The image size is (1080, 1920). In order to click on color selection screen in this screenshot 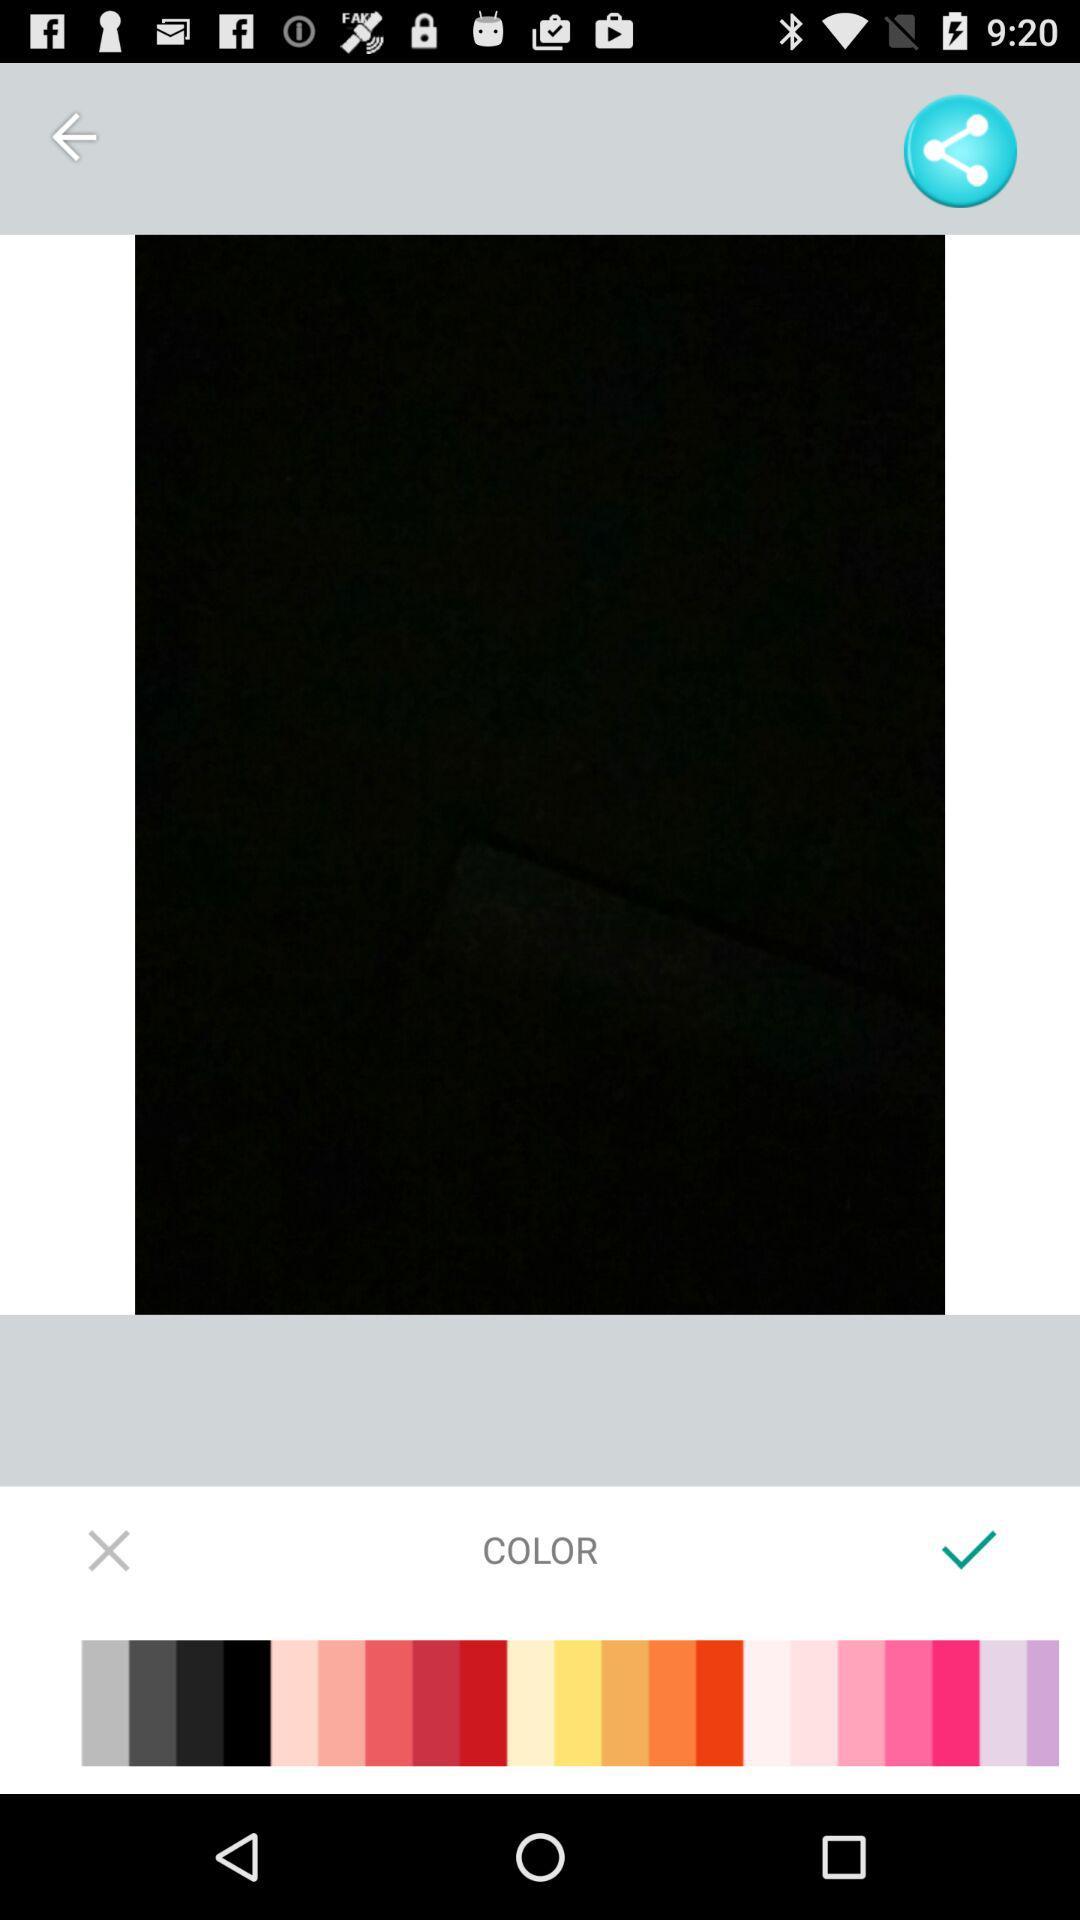, I will do `click(110, 1548)`.